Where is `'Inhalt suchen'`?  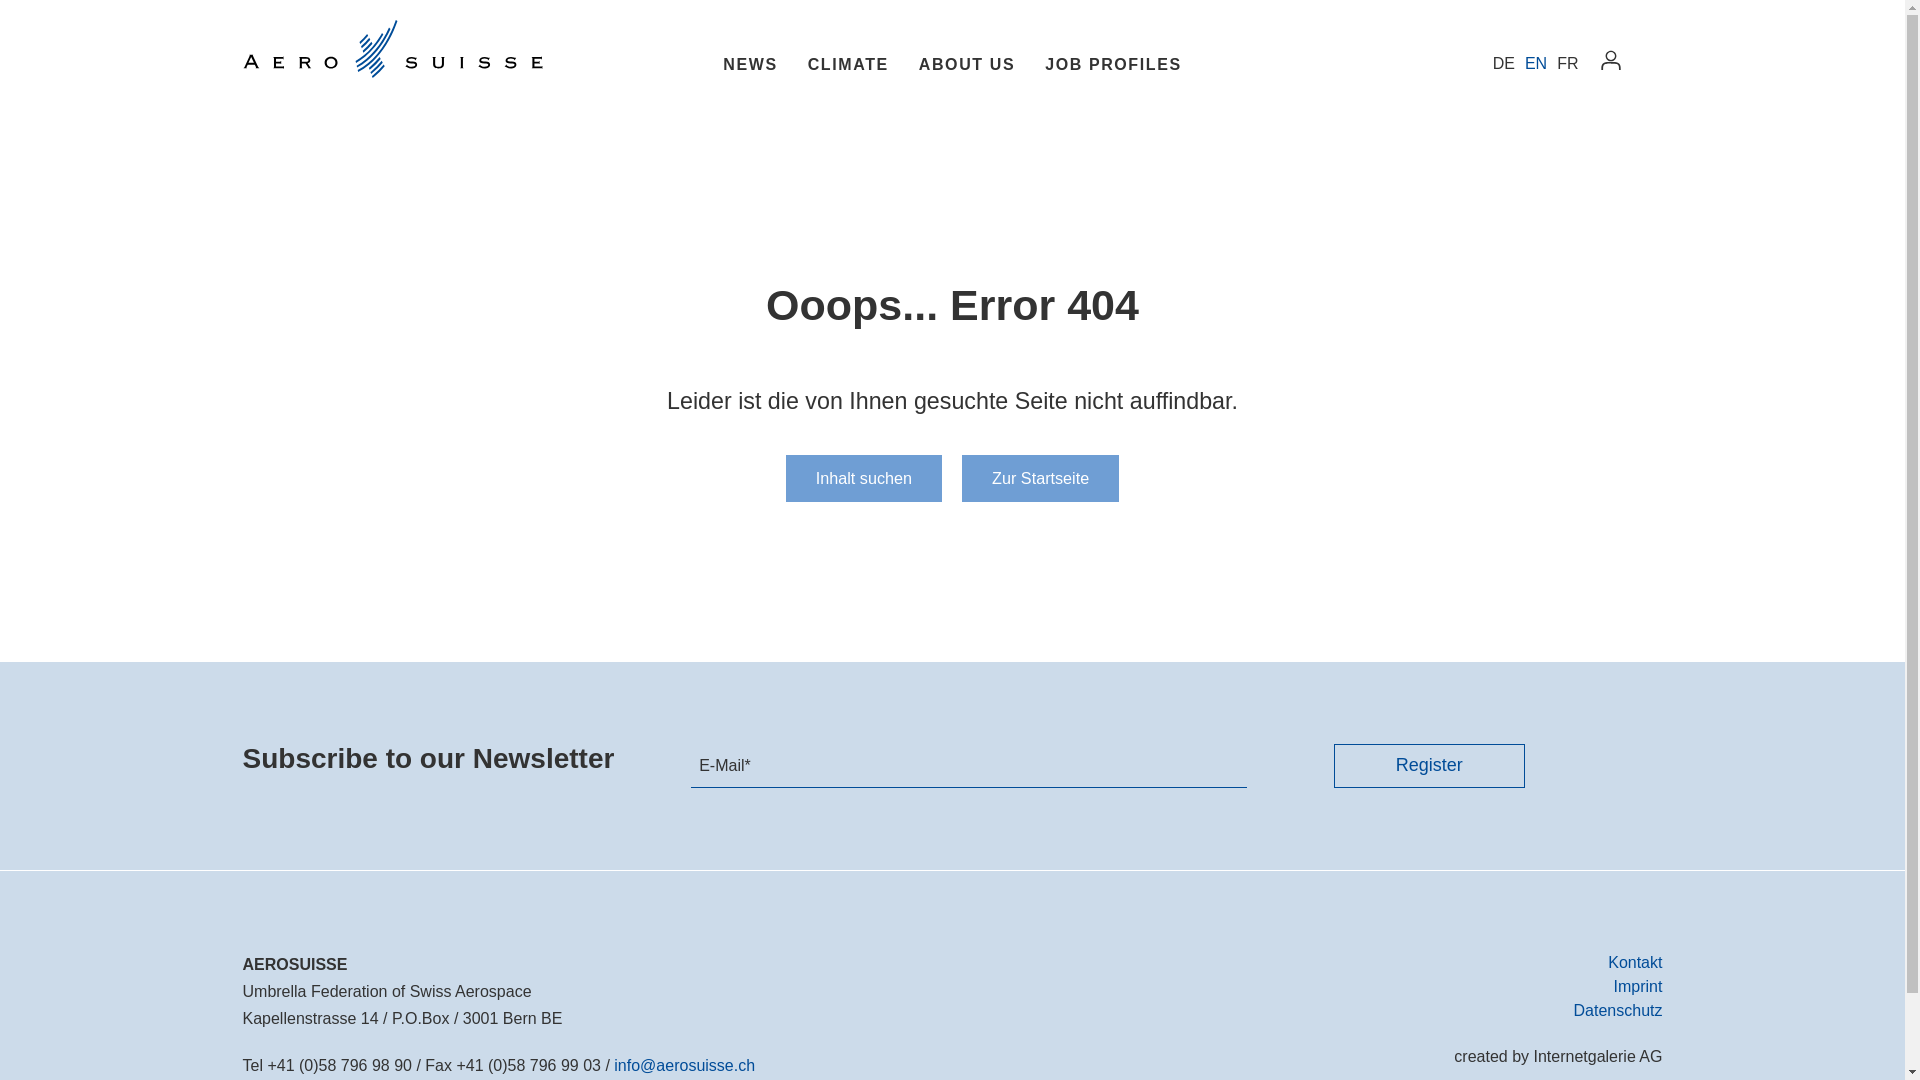 'Inhalt suchen' is located at coordinates (864, 478).